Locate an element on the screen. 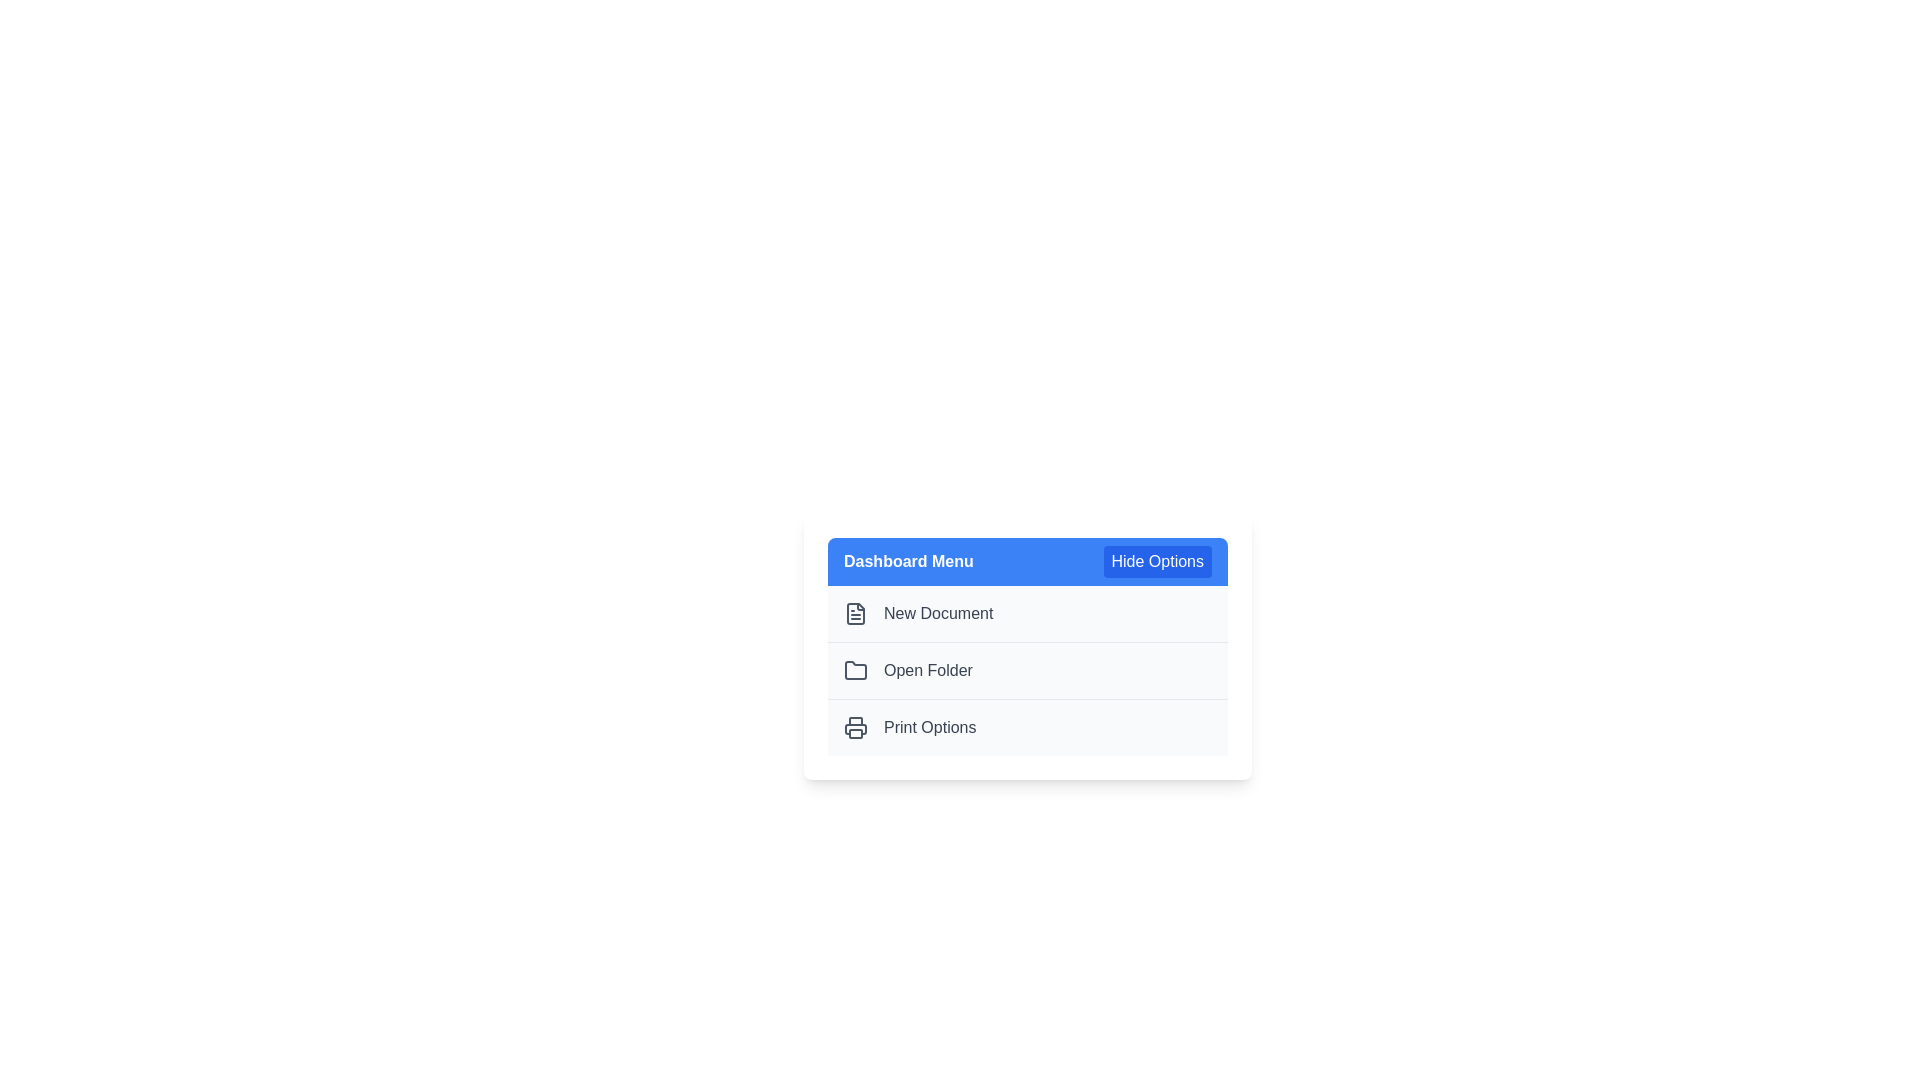  the 'New Document' icon located on the left side of the menu row labeled 'New Document' is located at coordinates (855, 612).